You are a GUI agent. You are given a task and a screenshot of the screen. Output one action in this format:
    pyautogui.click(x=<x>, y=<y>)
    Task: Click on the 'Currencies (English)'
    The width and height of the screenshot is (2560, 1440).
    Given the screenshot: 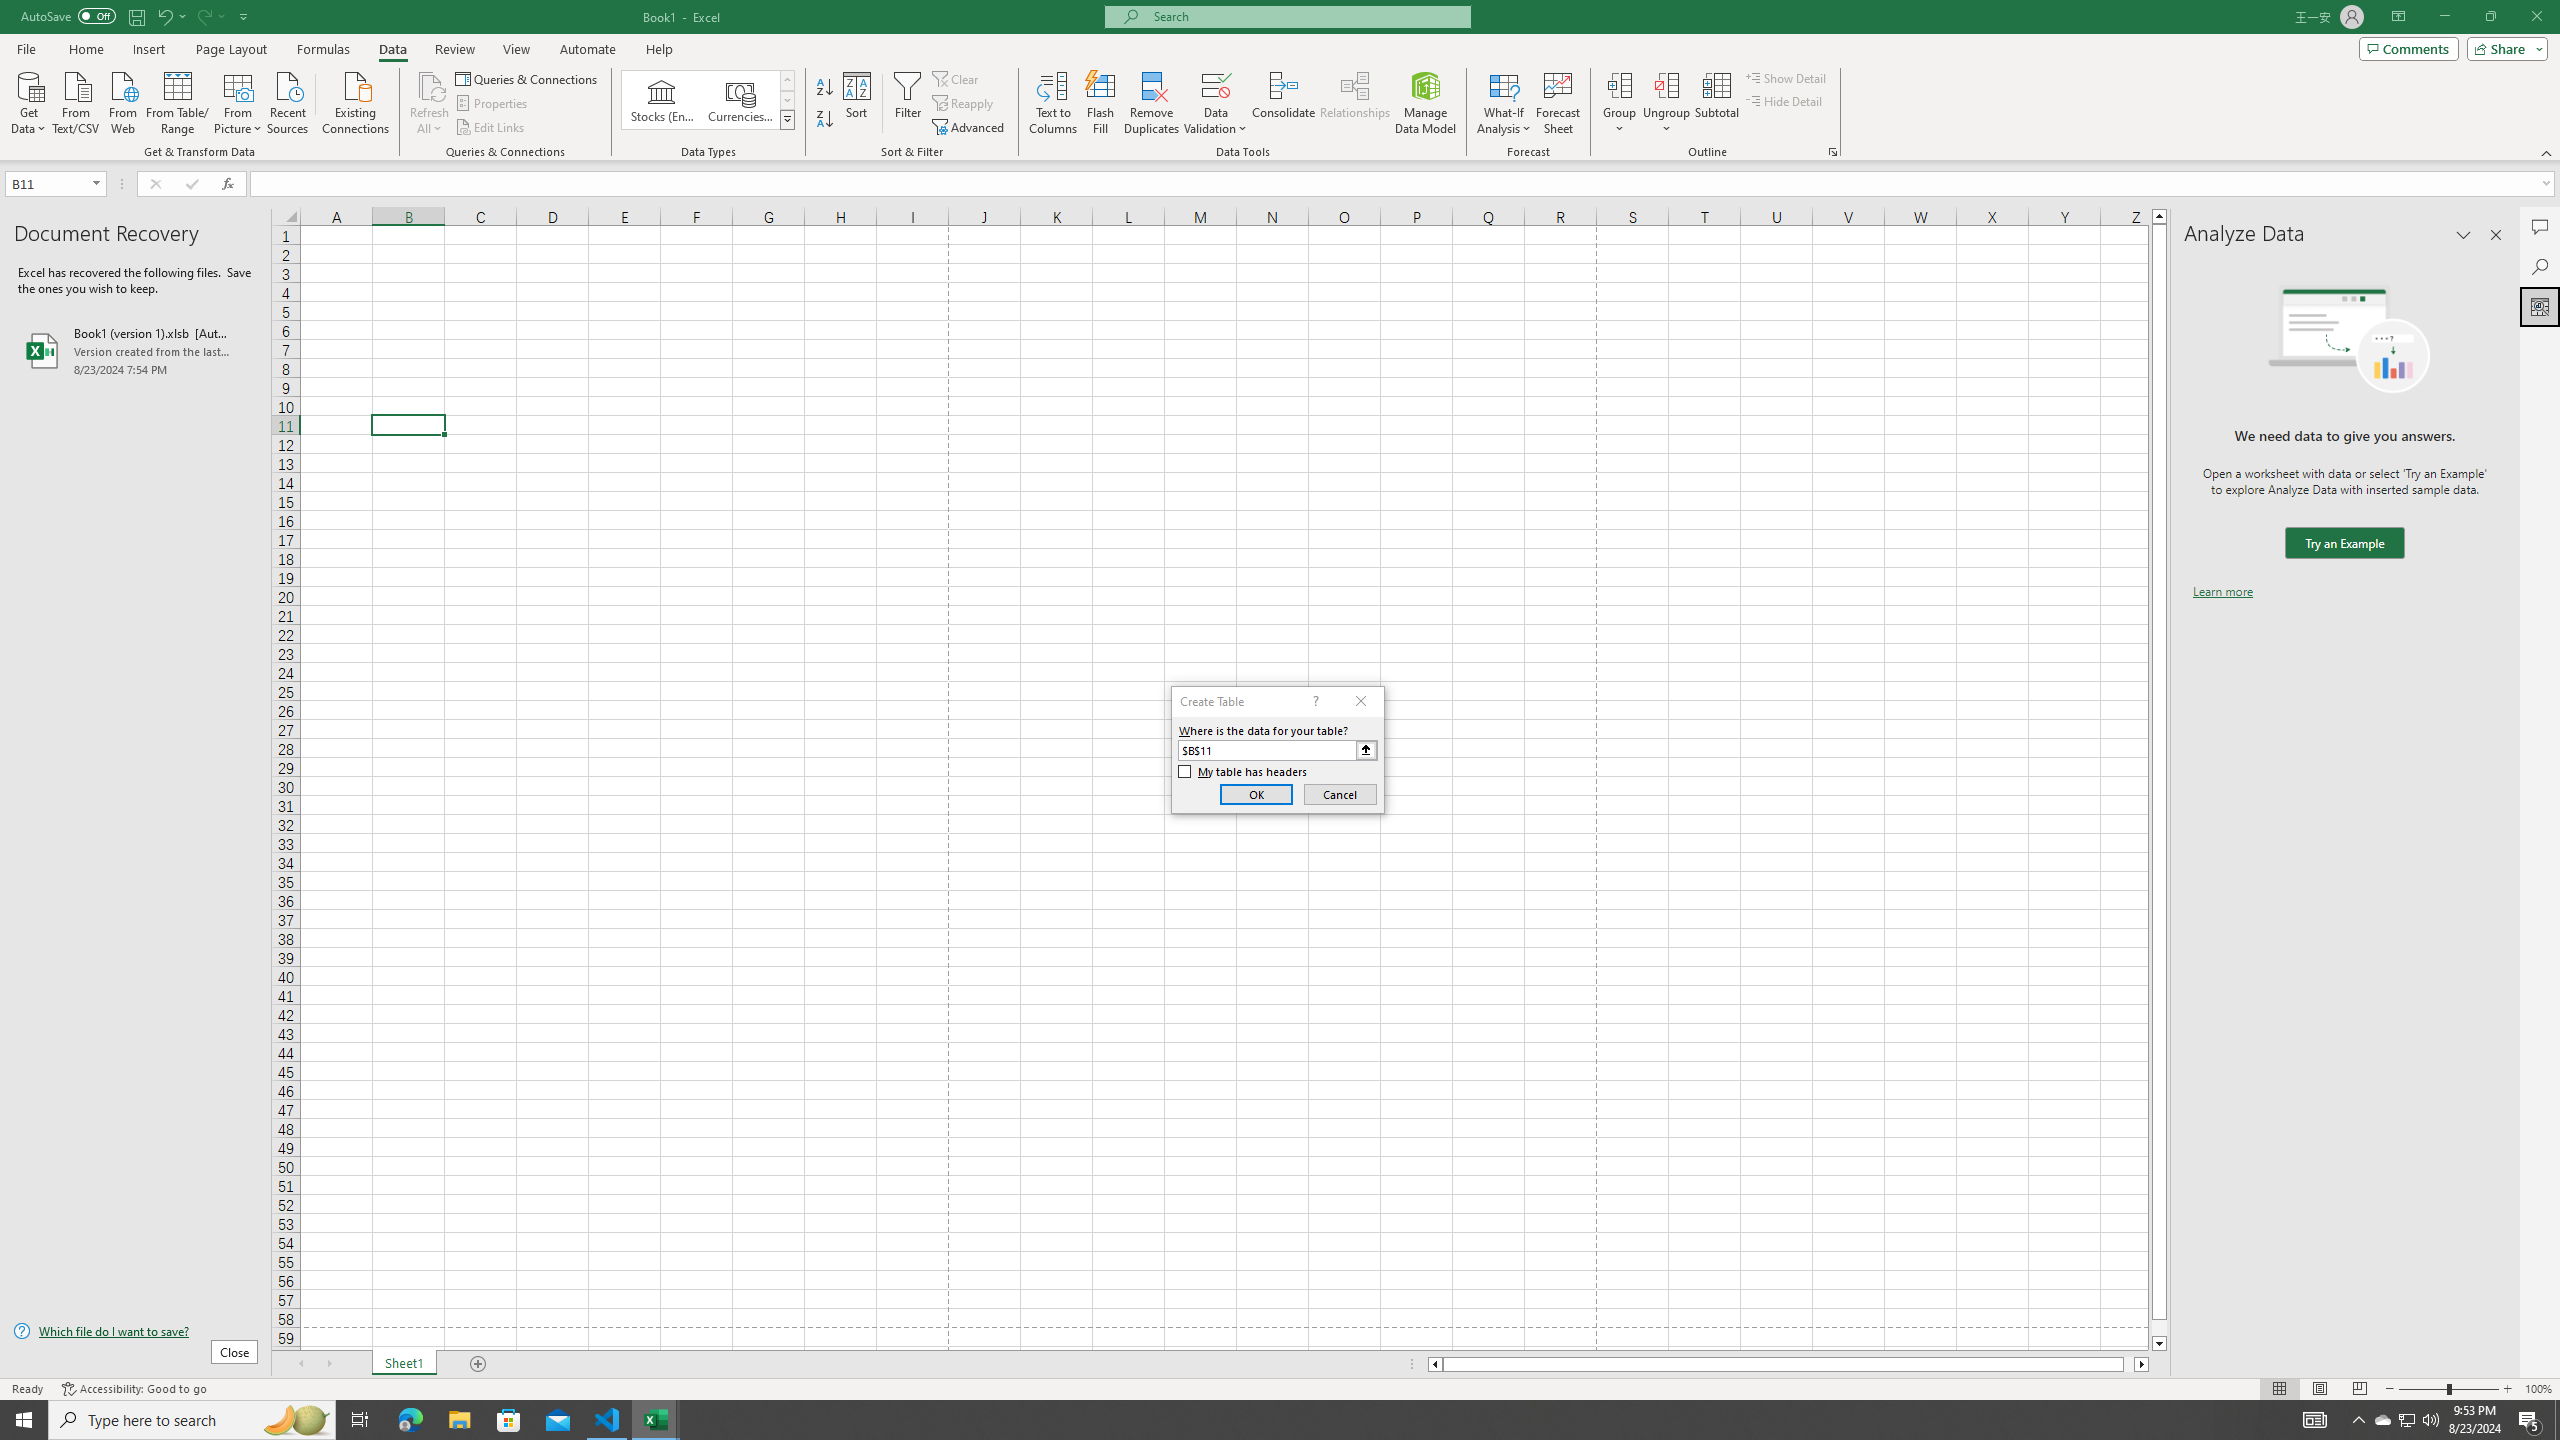 What is the action you would take?
    pyautogui.click(x=738, y=99)
    